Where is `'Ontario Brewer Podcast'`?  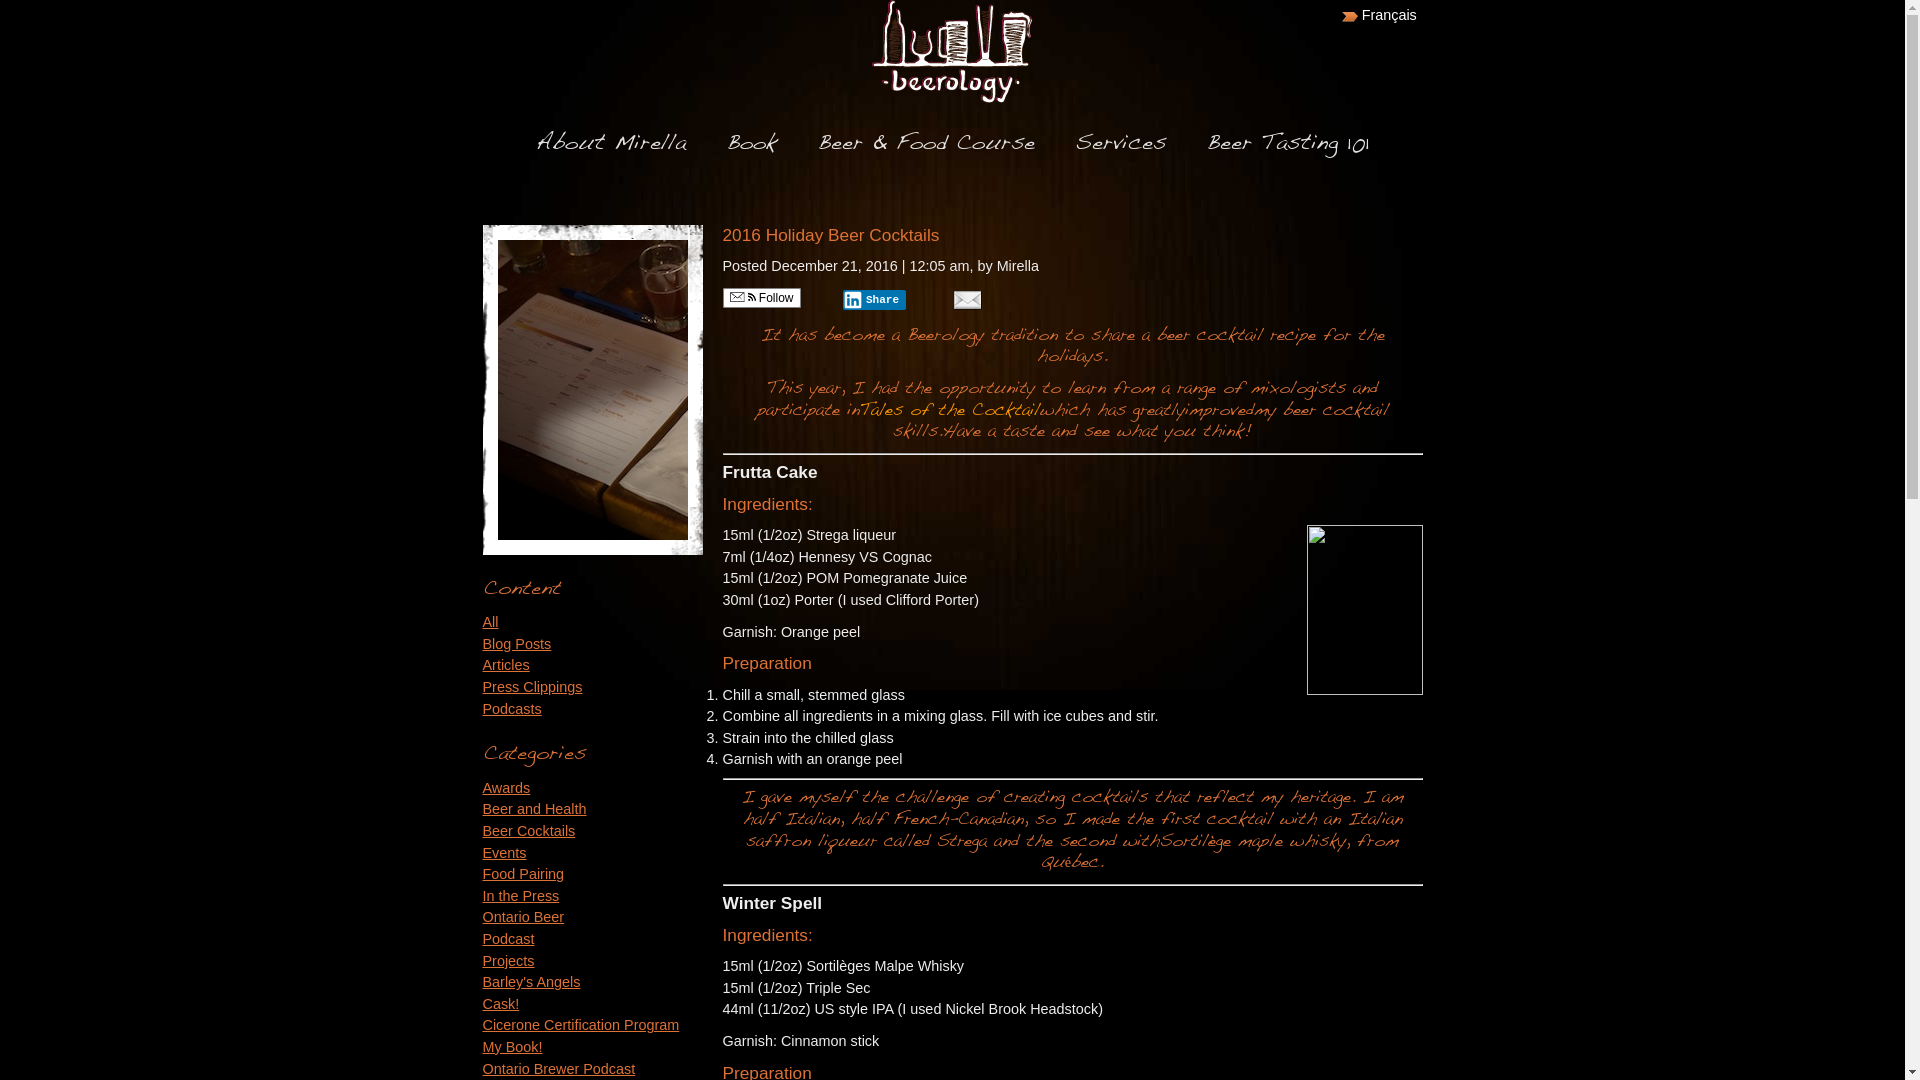
'Ontario Brewer Podcast' is located at coordinates (558, 1067).